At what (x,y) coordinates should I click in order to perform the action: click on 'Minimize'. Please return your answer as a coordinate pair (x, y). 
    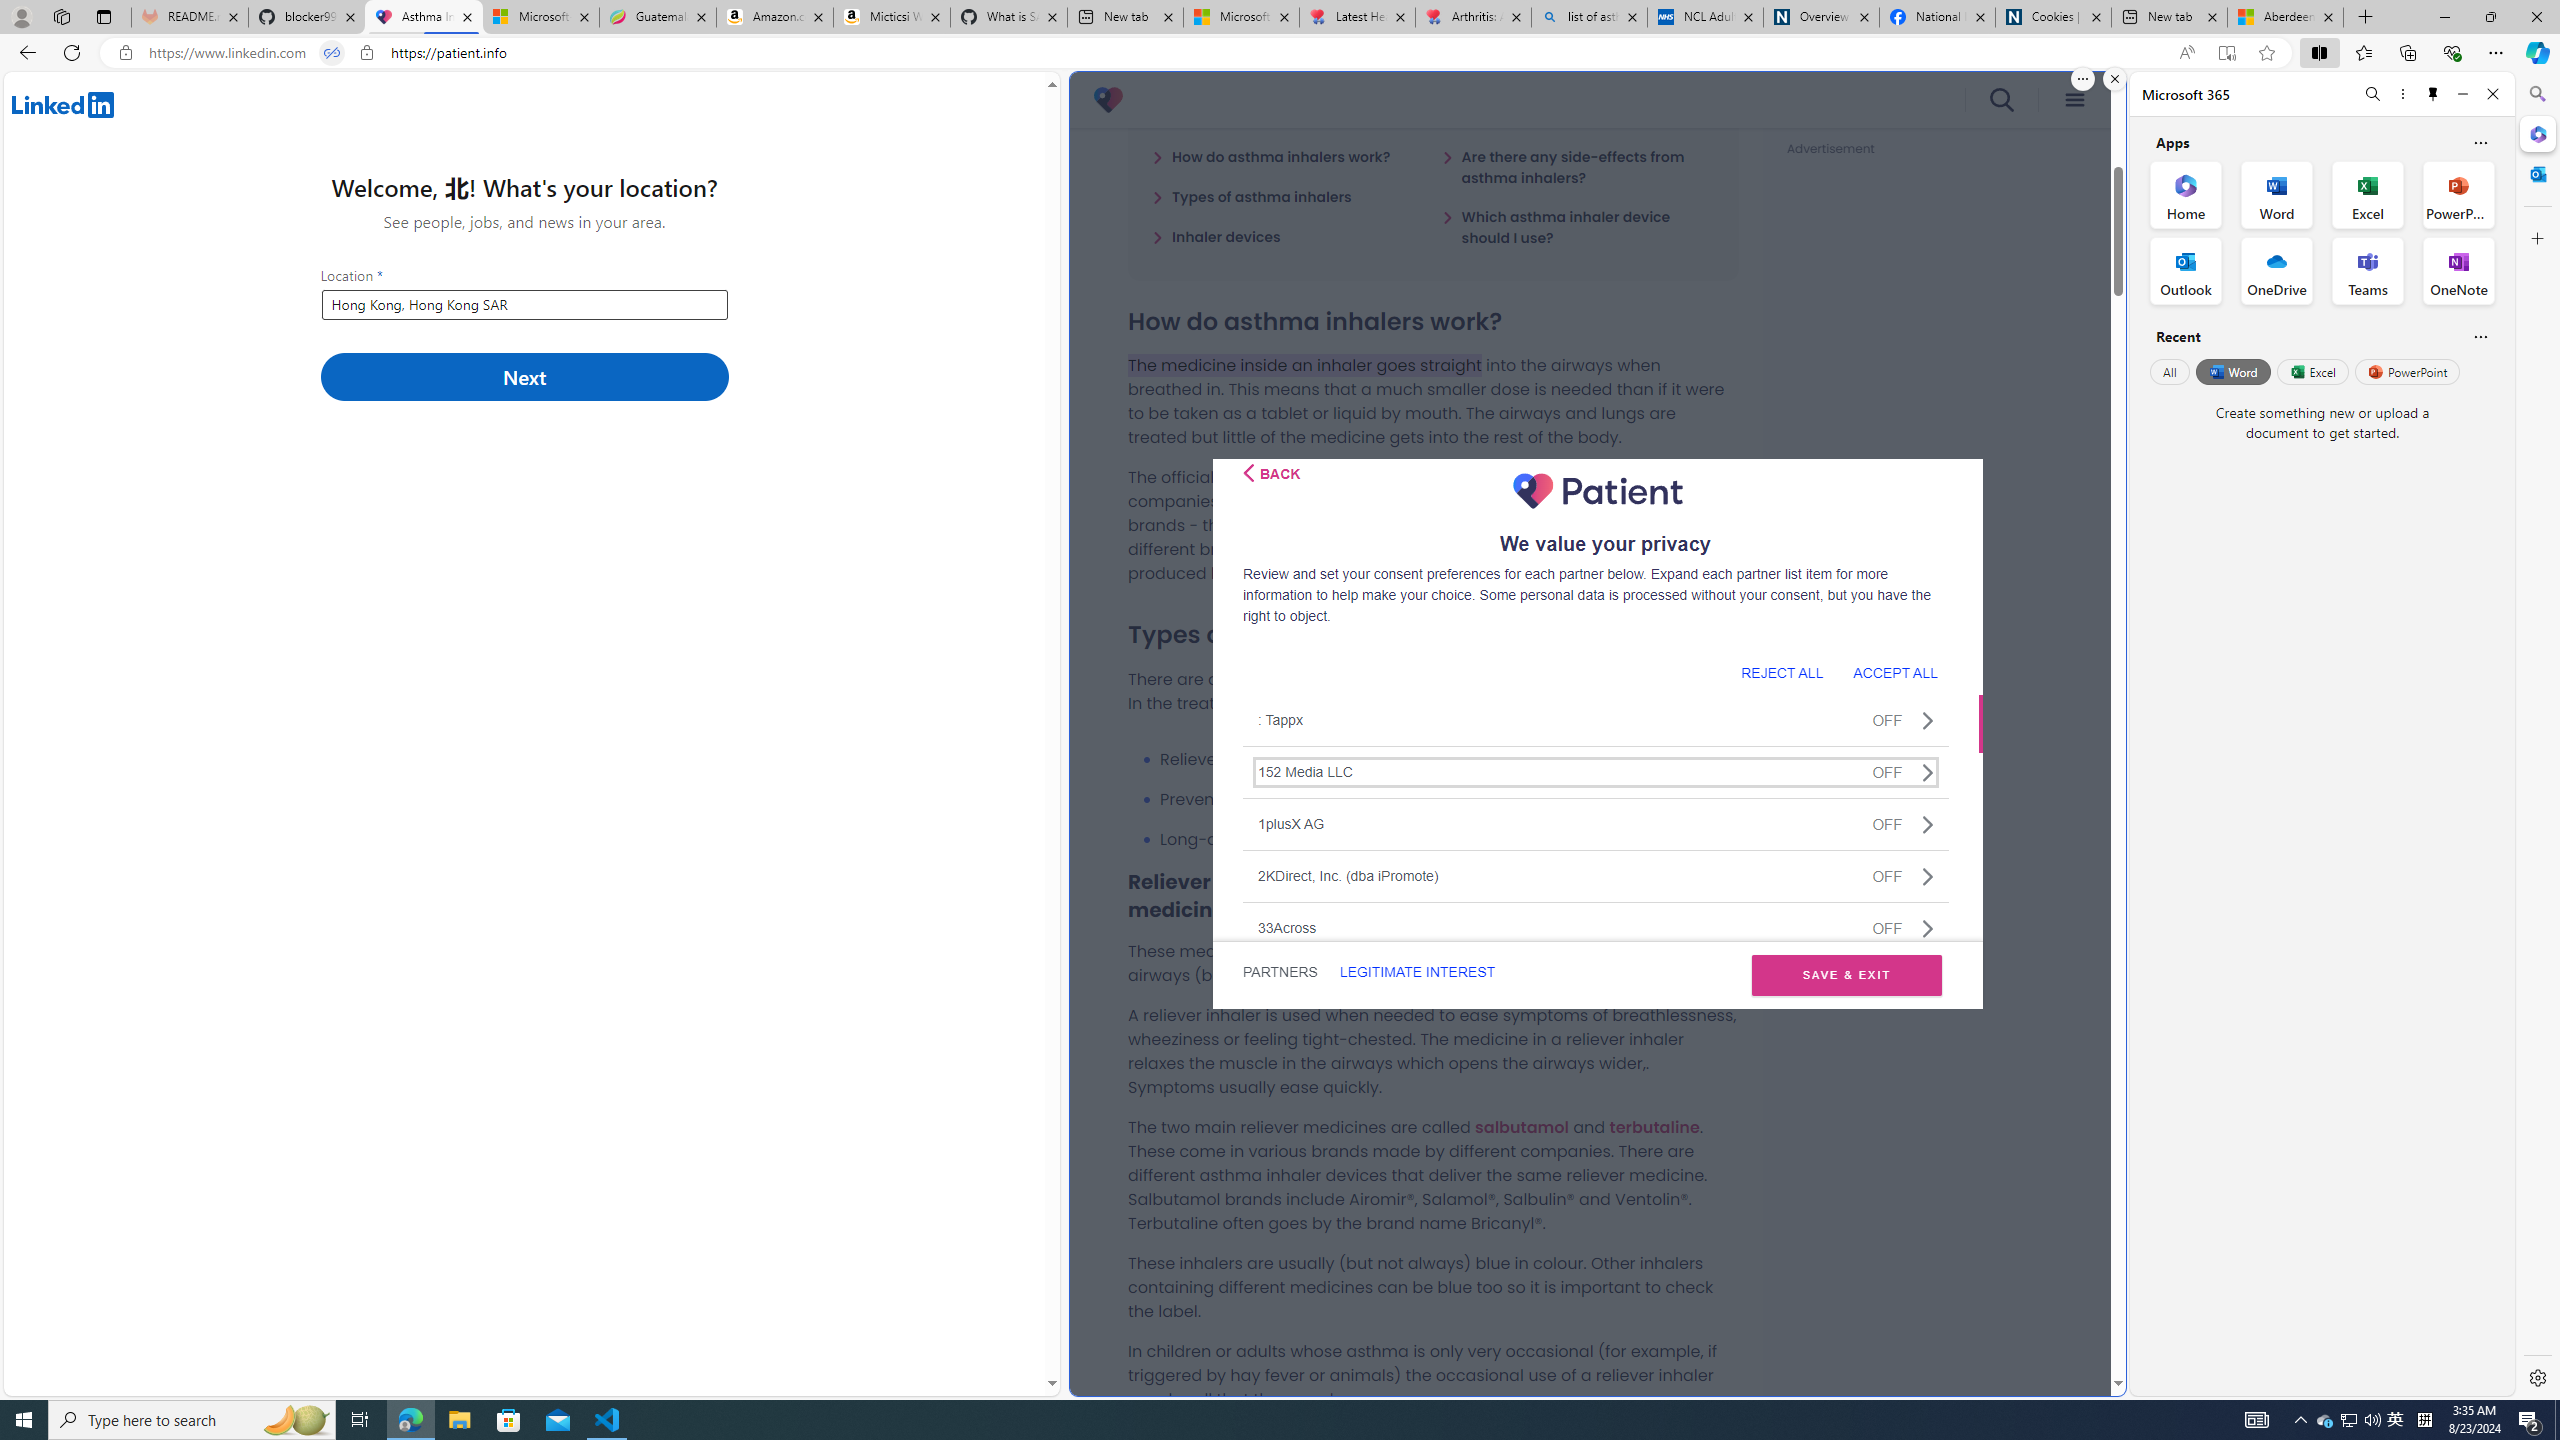
    Looking at the image, I should click on (2463, 93).